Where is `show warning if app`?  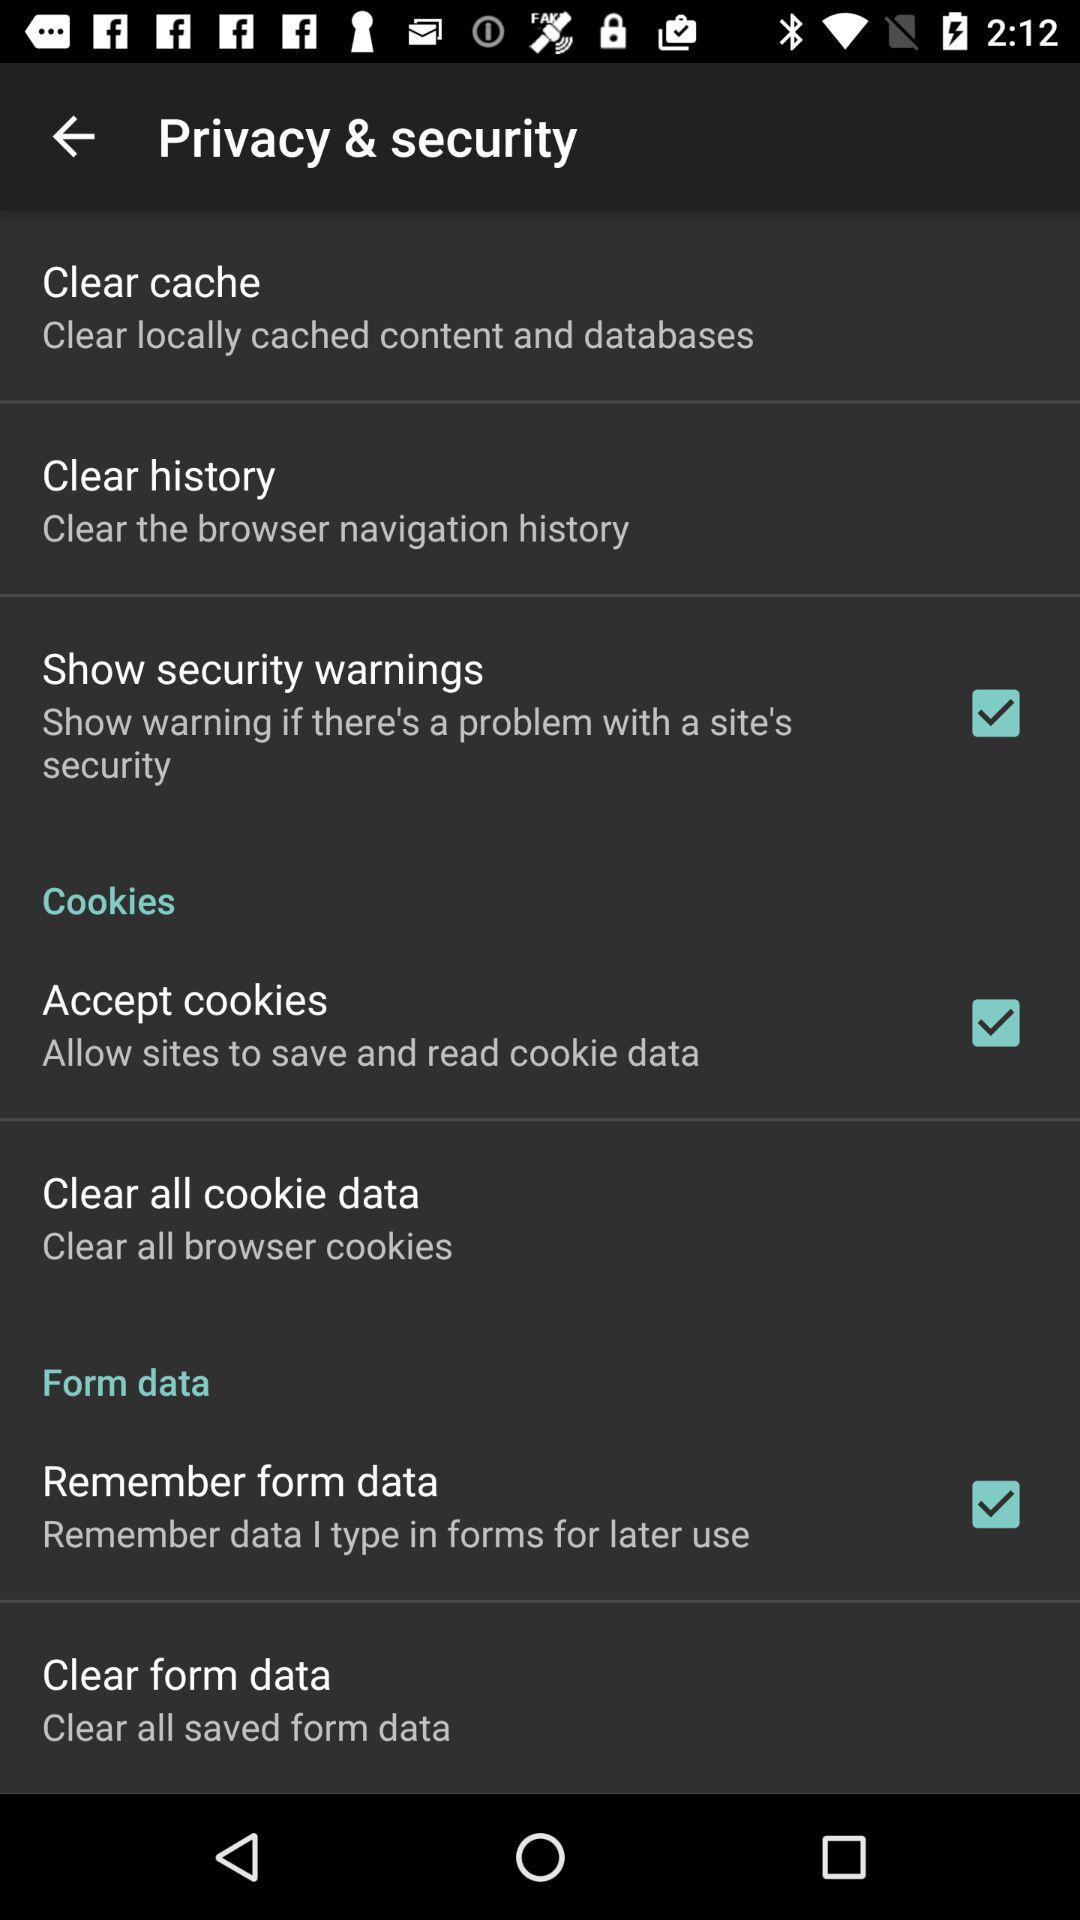 show warning if app is located at coordinates (477, 741).